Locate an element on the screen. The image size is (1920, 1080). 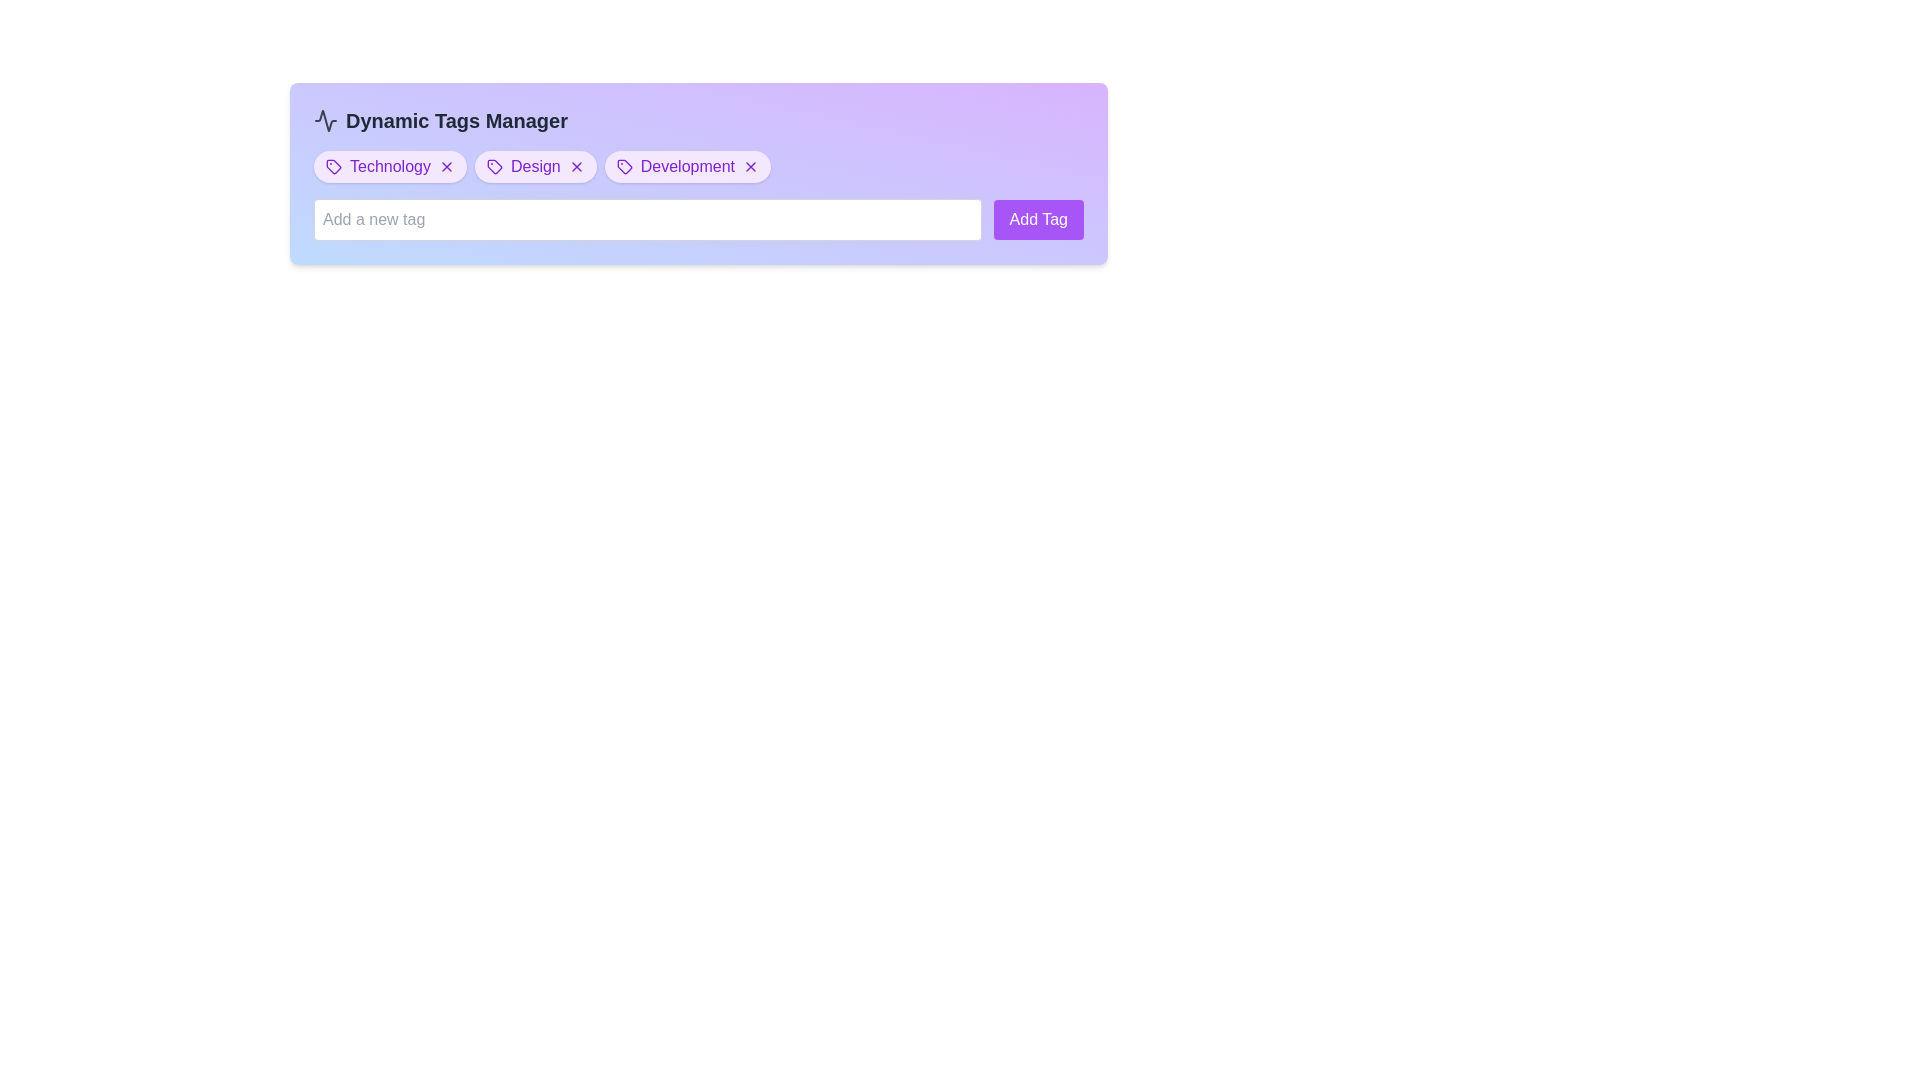
the icon element resembling a tag, which is located to the immediate left of the text 'Design' in the header row of the 'Dynamic Tags Manager' section is located at coordinates (494, 165).